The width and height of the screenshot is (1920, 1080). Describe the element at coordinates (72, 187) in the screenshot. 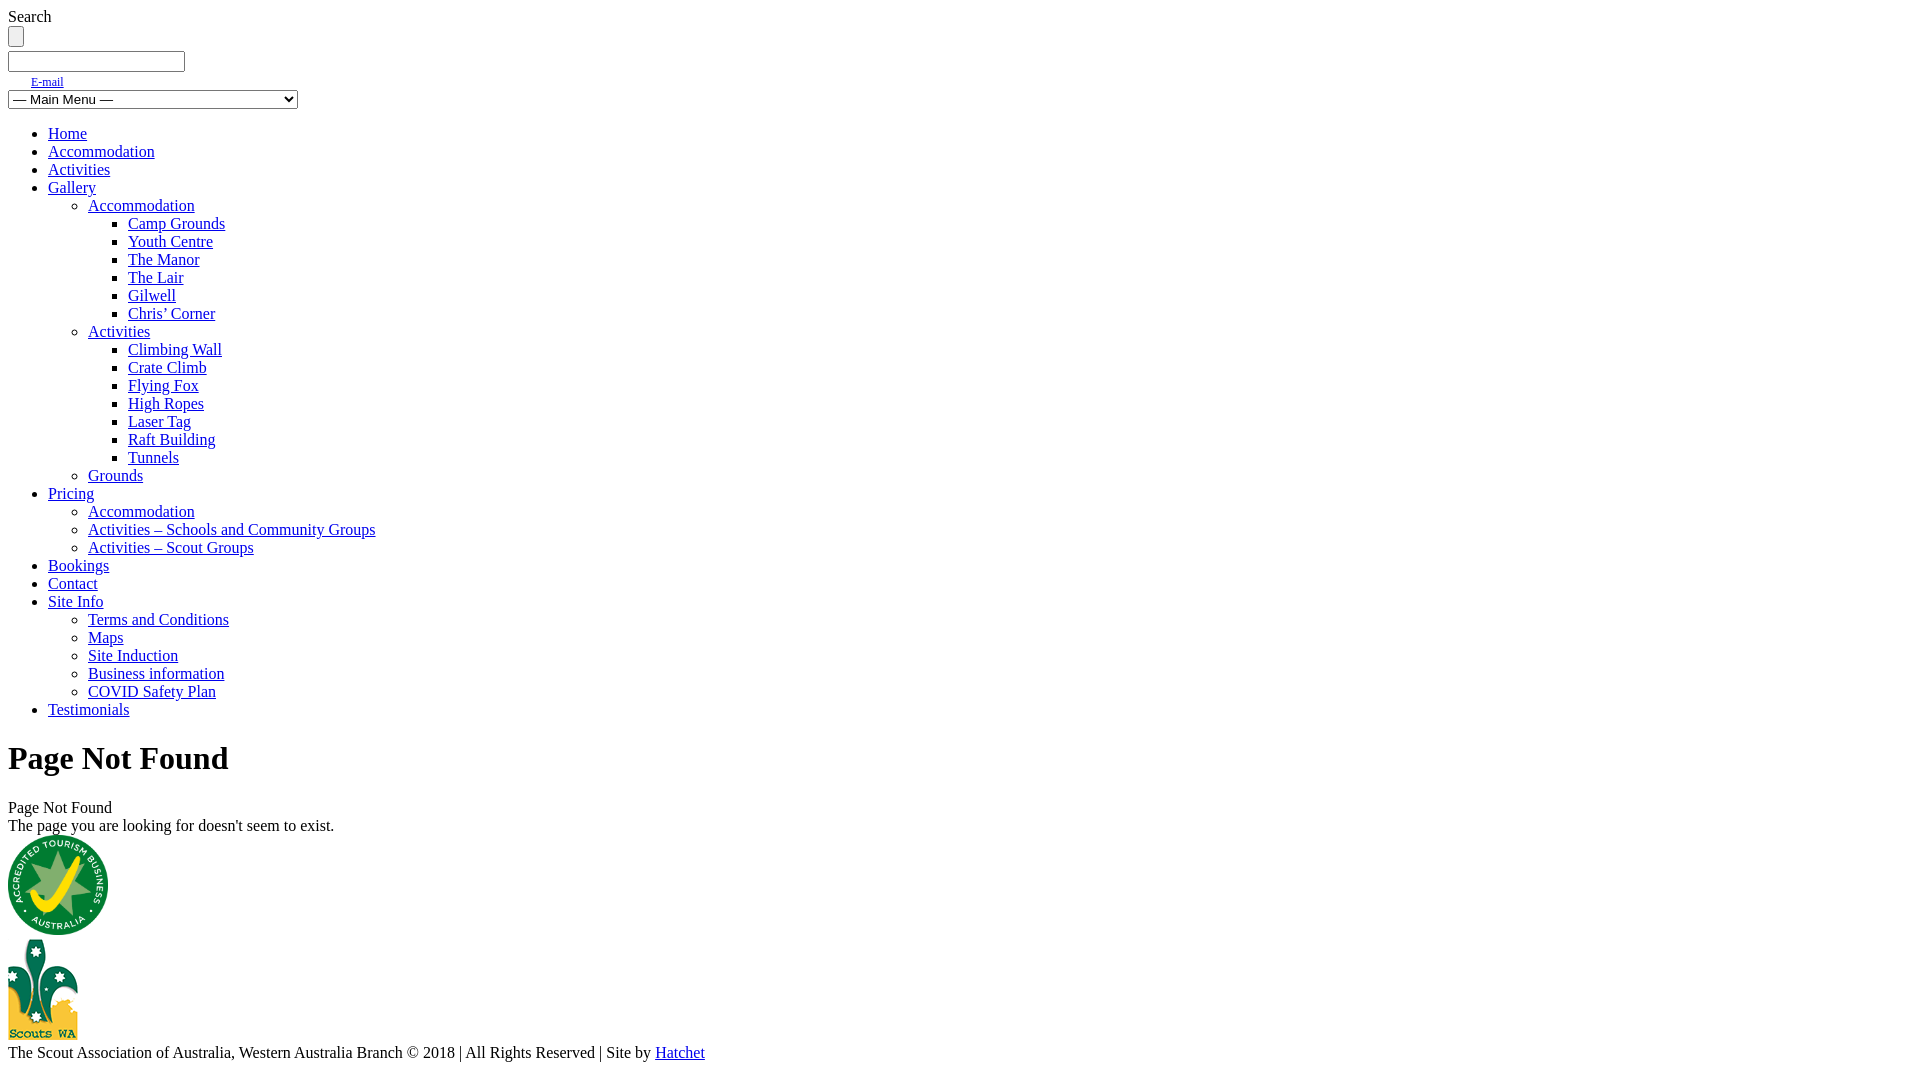

I see `'Gallery'` at that location.